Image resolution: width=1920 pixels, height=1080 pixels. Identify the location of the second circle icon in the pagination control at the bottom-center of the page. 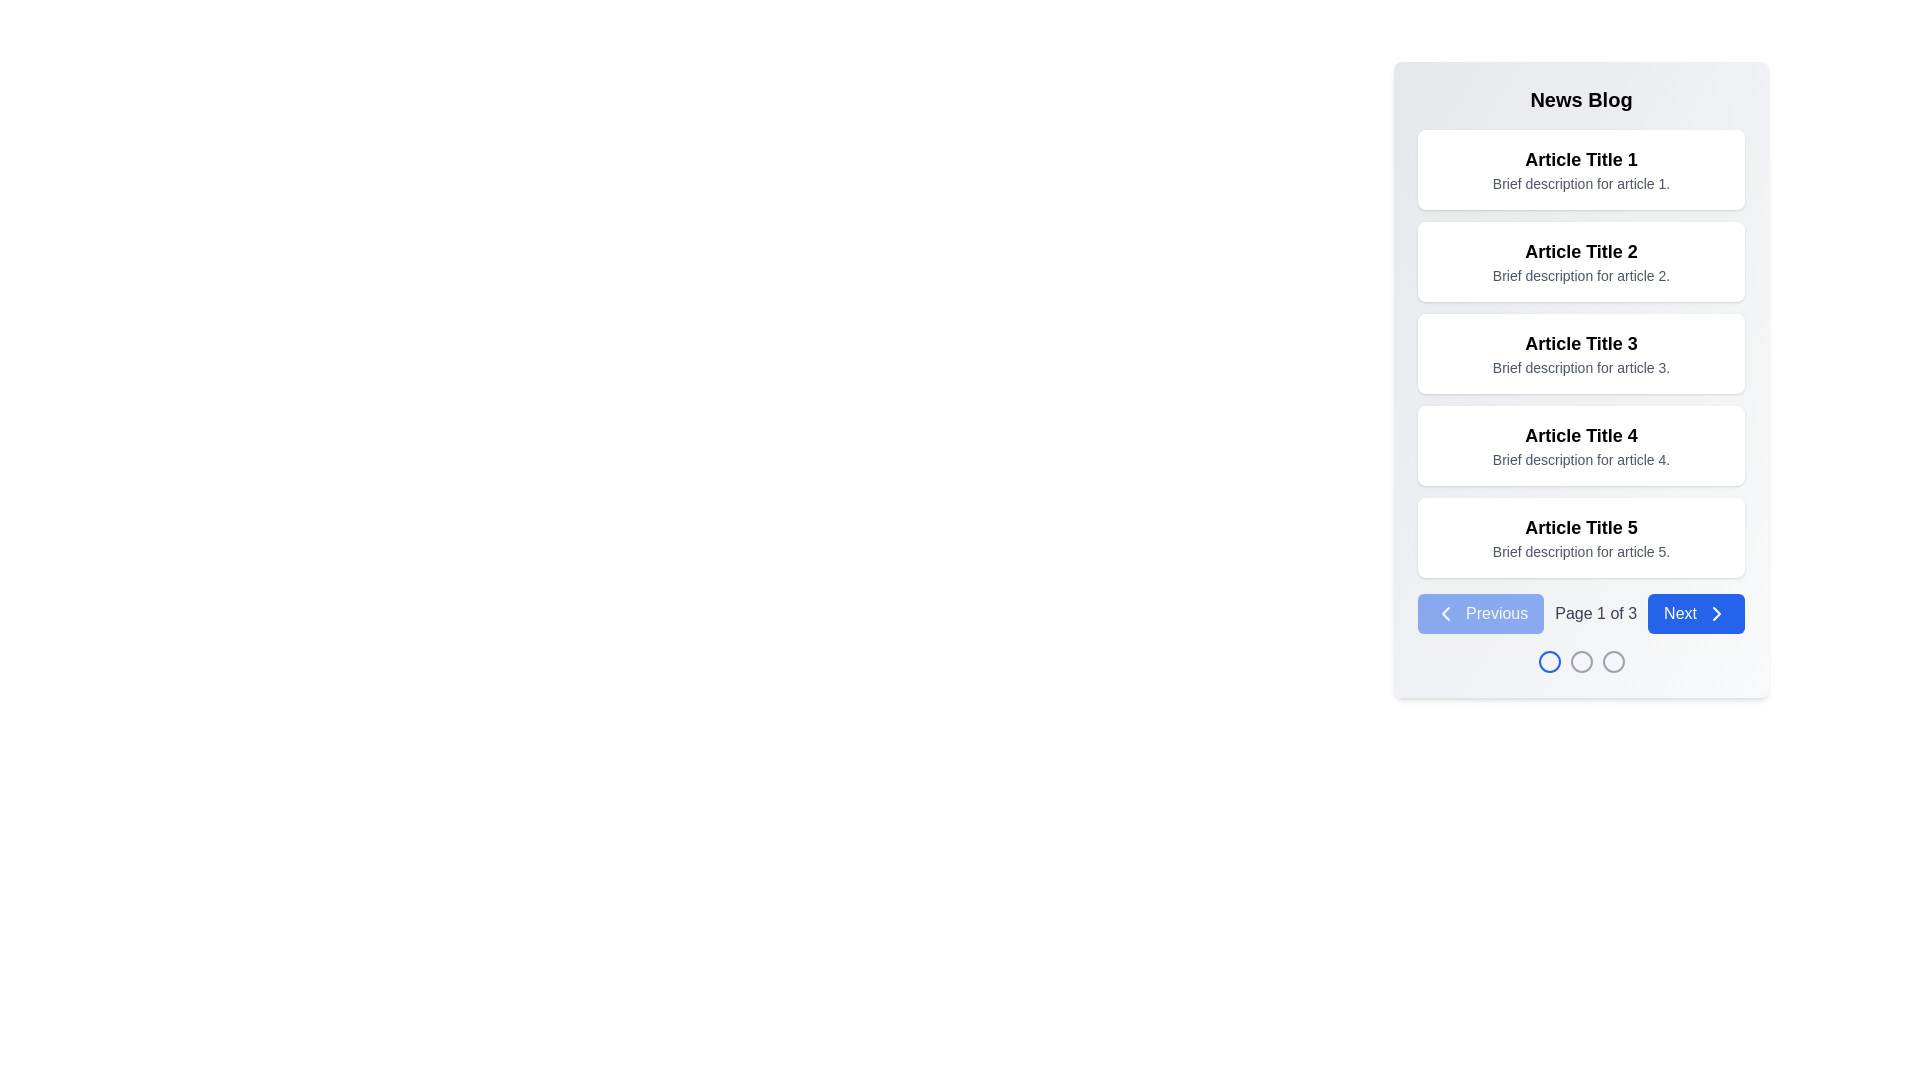
(1580, 662).